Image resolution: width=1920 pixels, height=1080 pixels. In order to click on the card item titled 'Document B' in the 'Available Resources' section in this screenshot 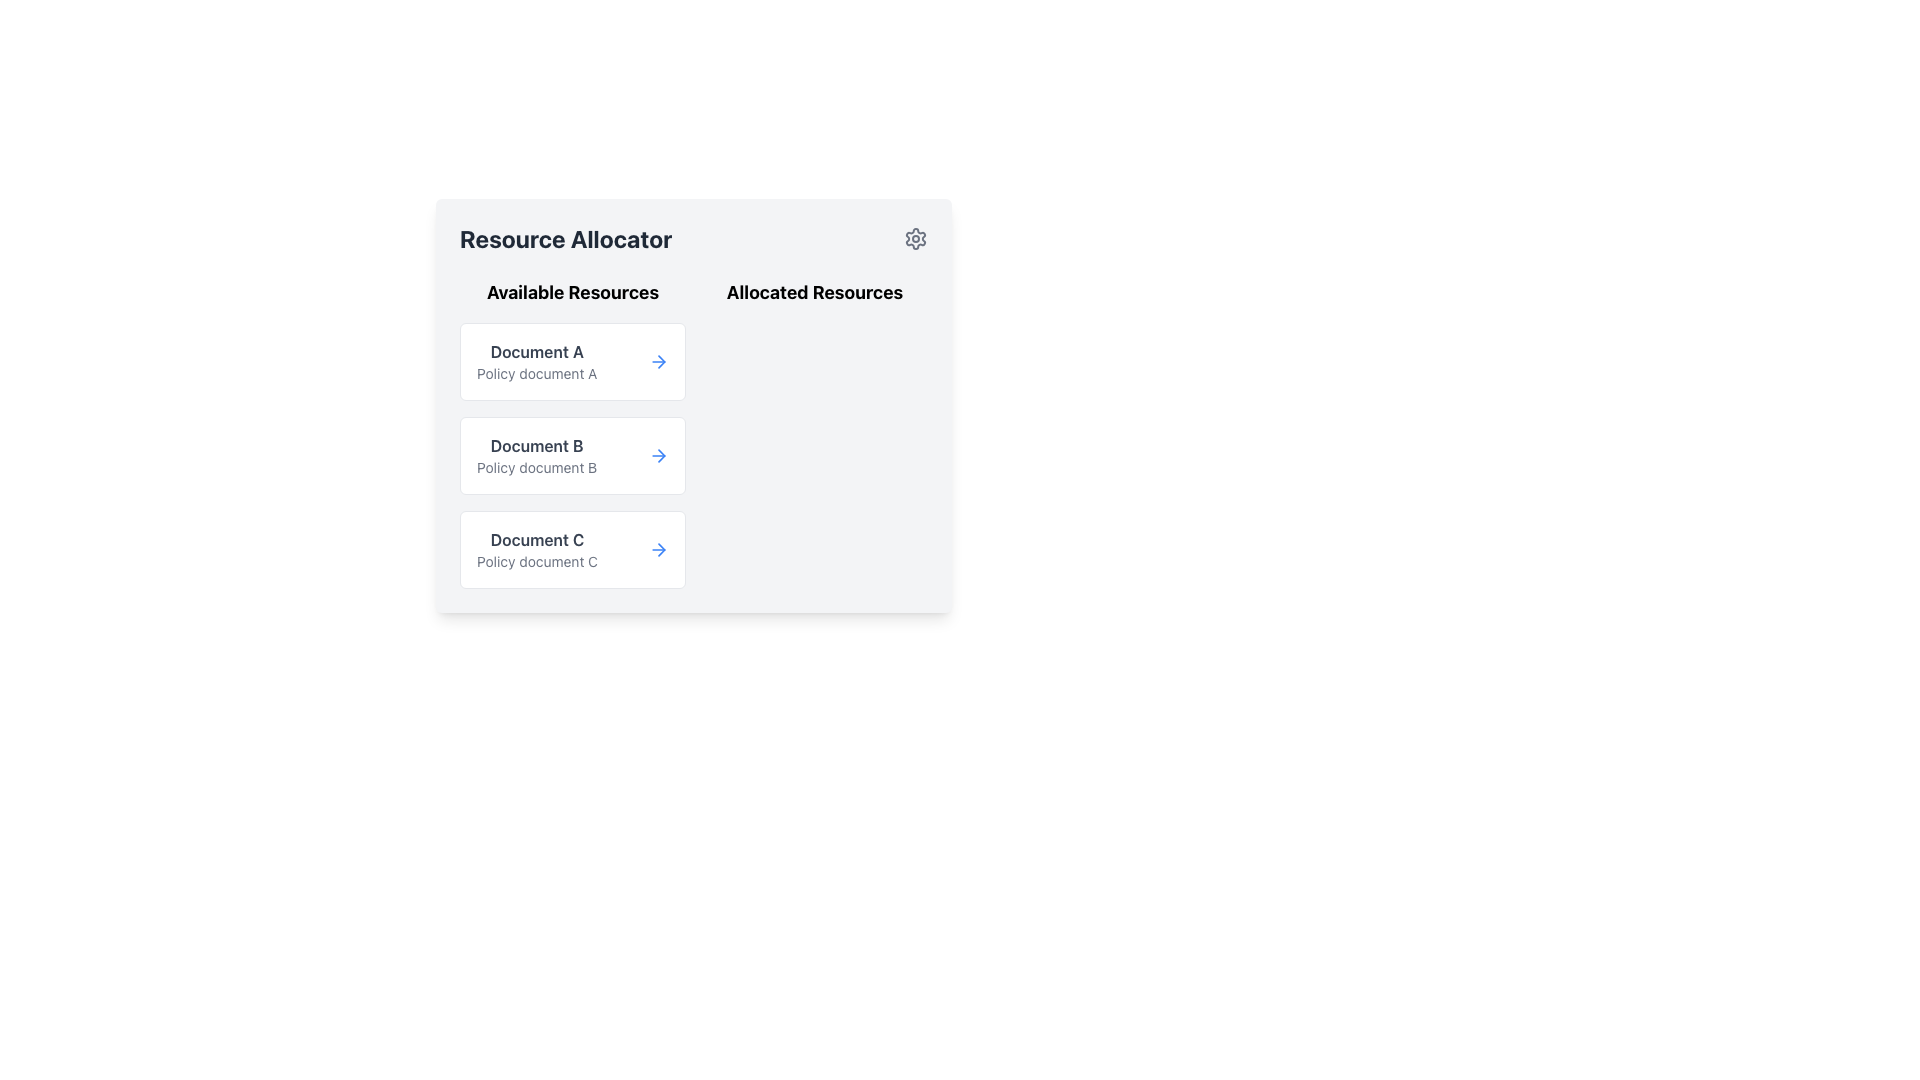, I will do `click(571, 433)`.